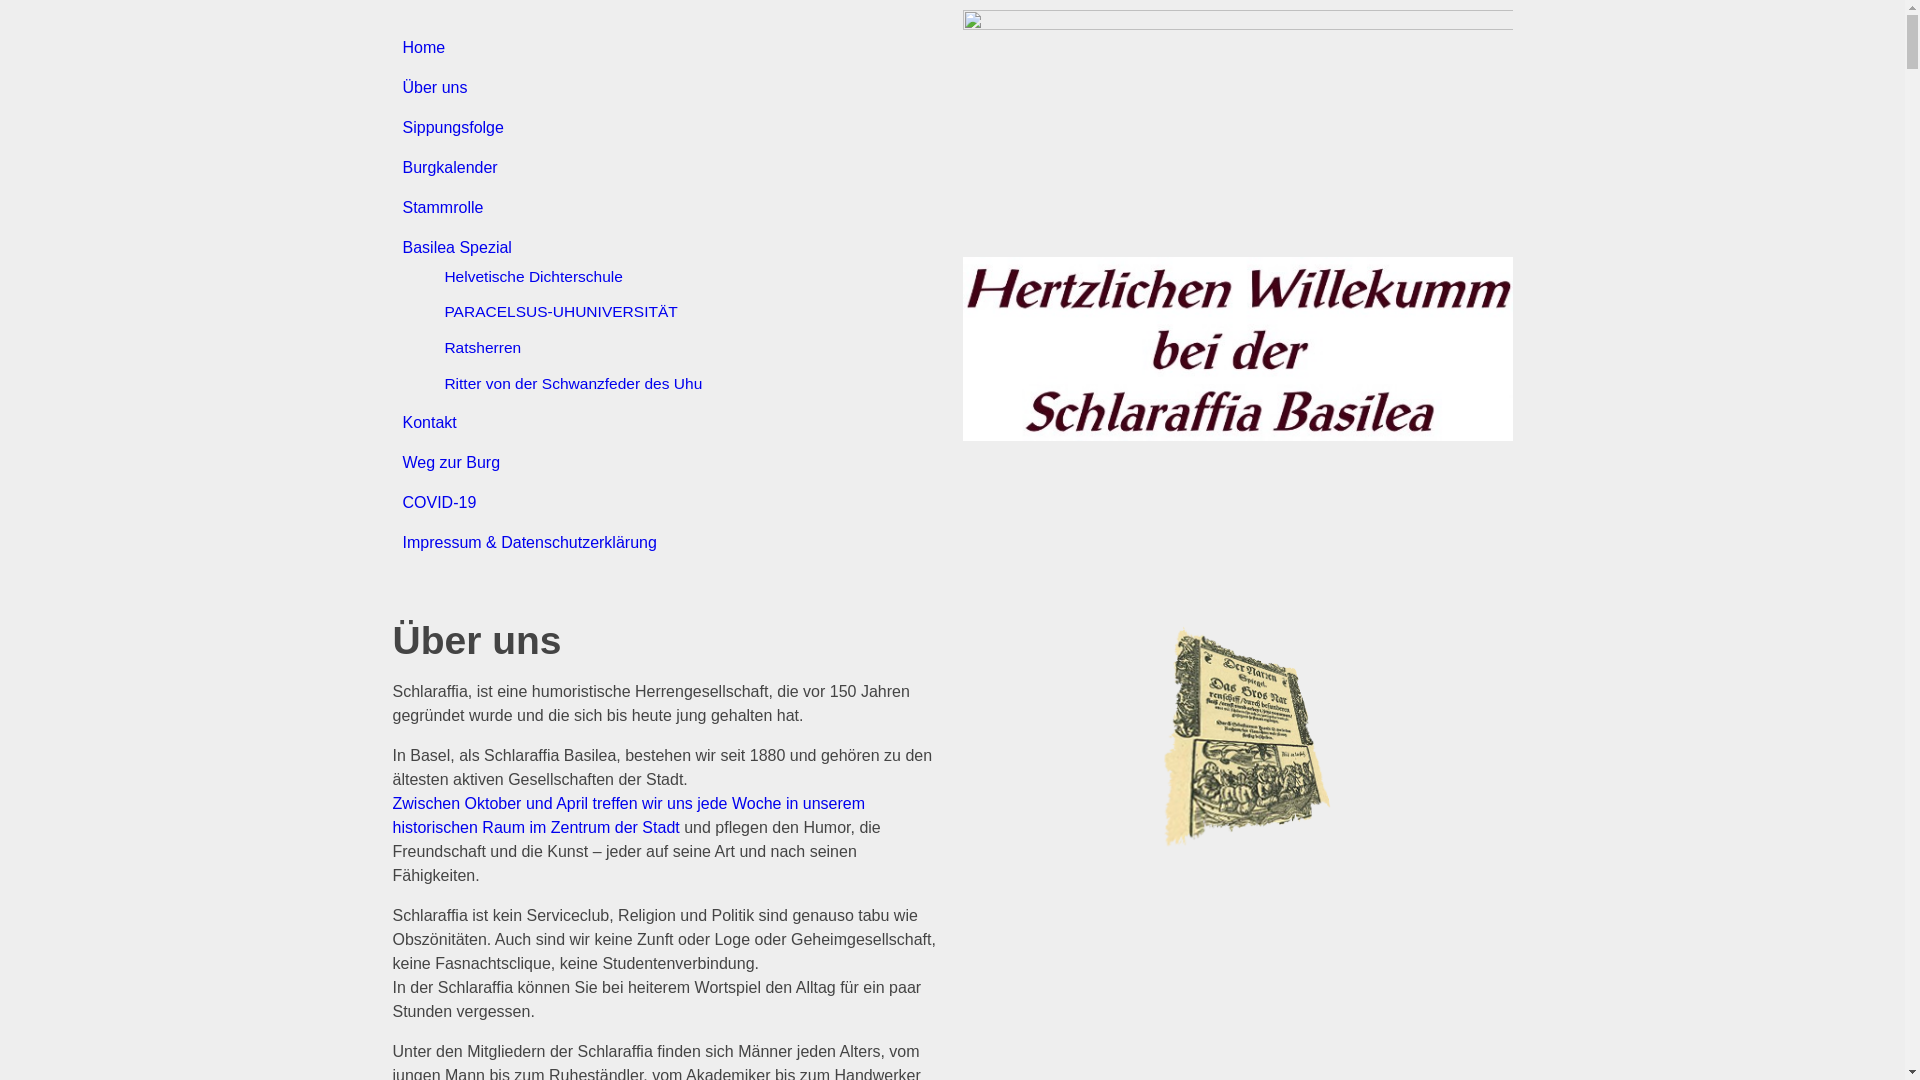 This screenshot has height=1080, width=1920. I want to click on 'Weg zur Burg', so click(401, 462).